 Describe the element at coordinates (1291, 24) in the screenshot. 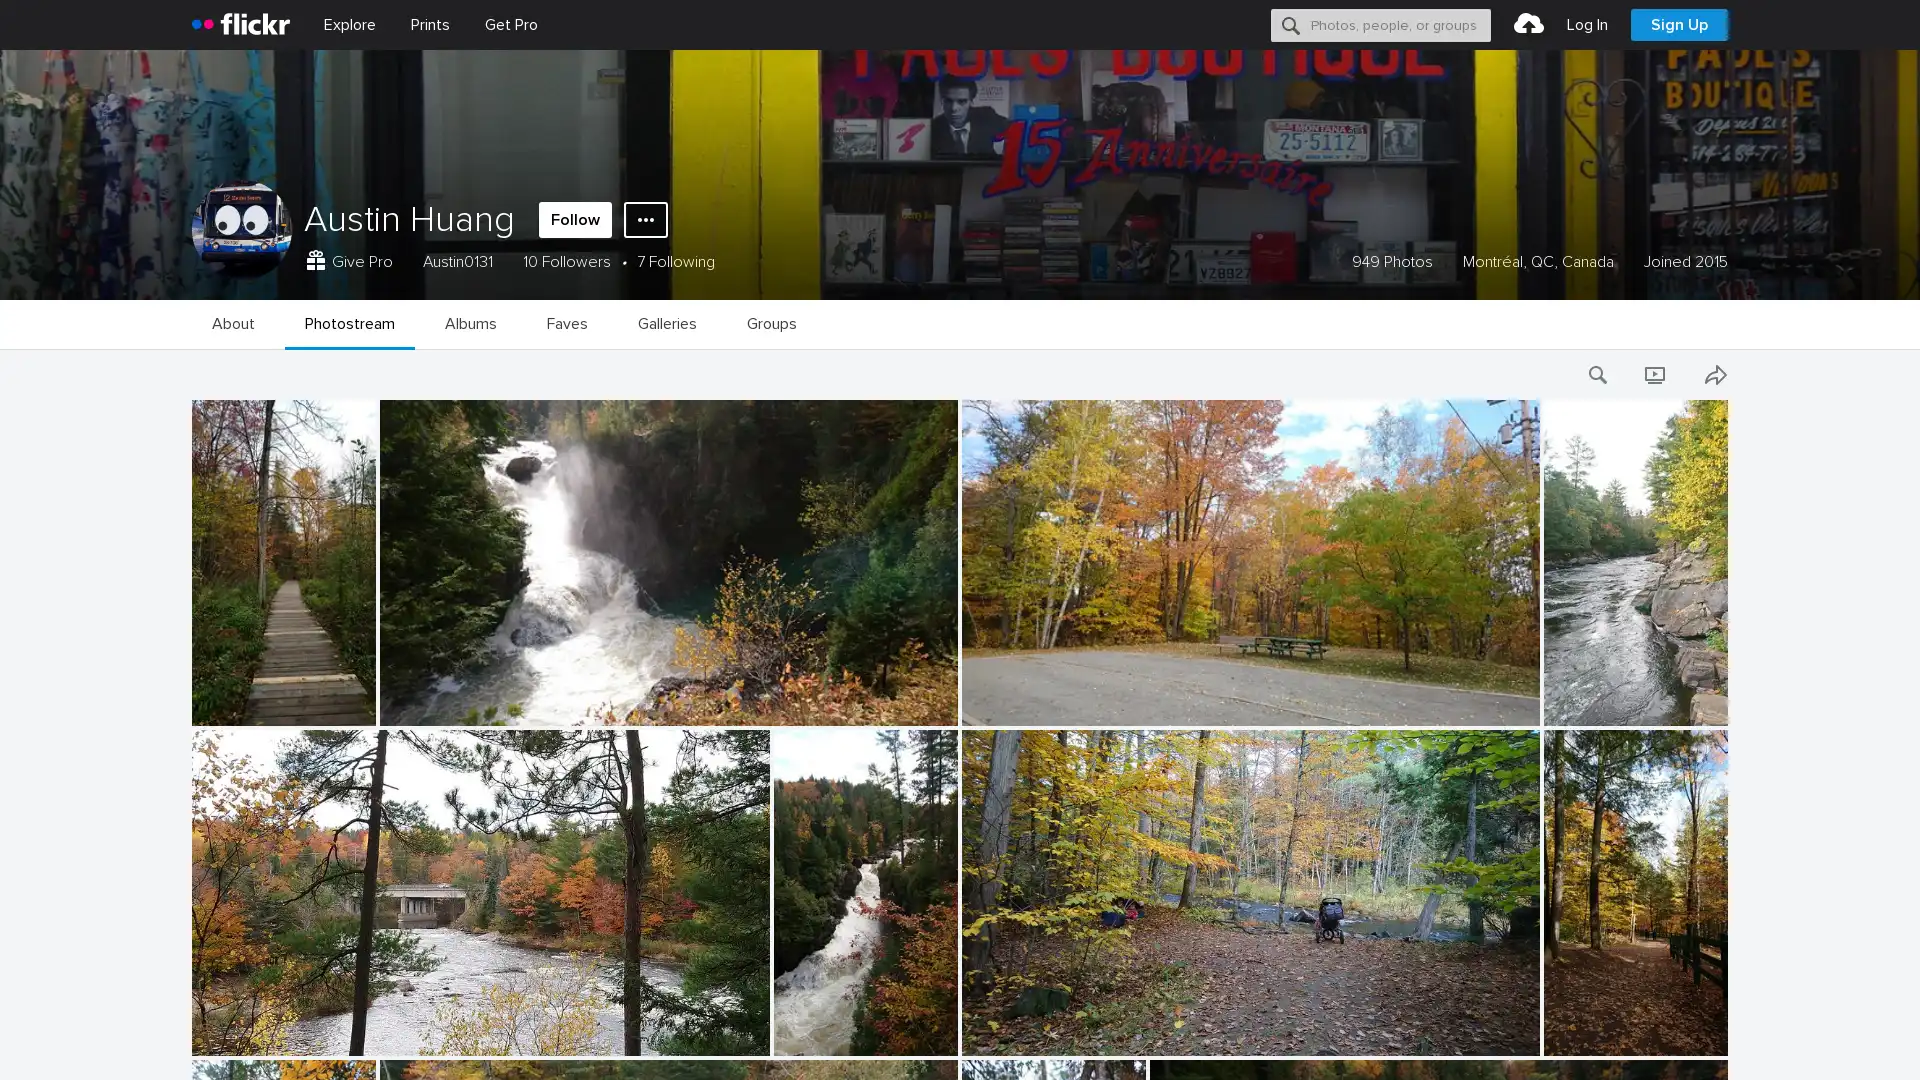

I see `Search` at that location.